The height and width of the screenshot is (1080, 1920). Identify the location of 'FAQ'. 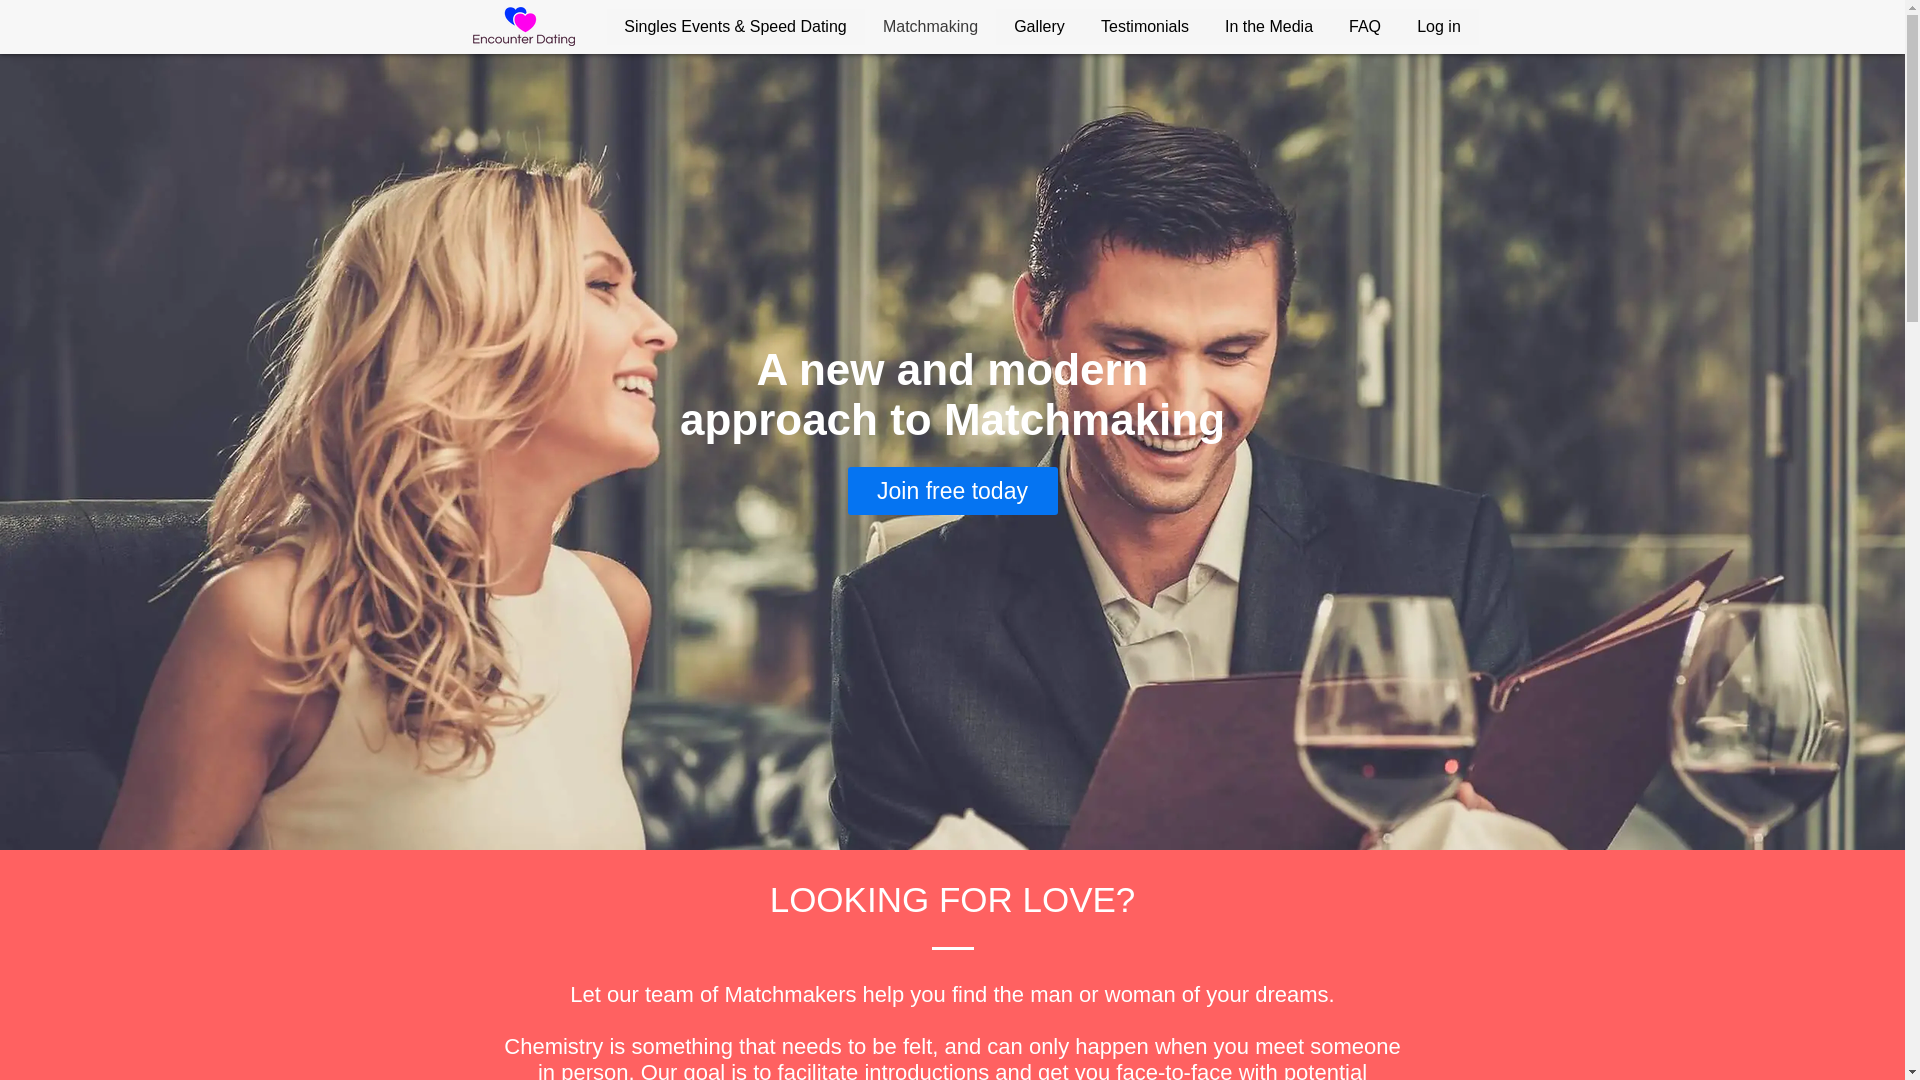
(1362, 27).